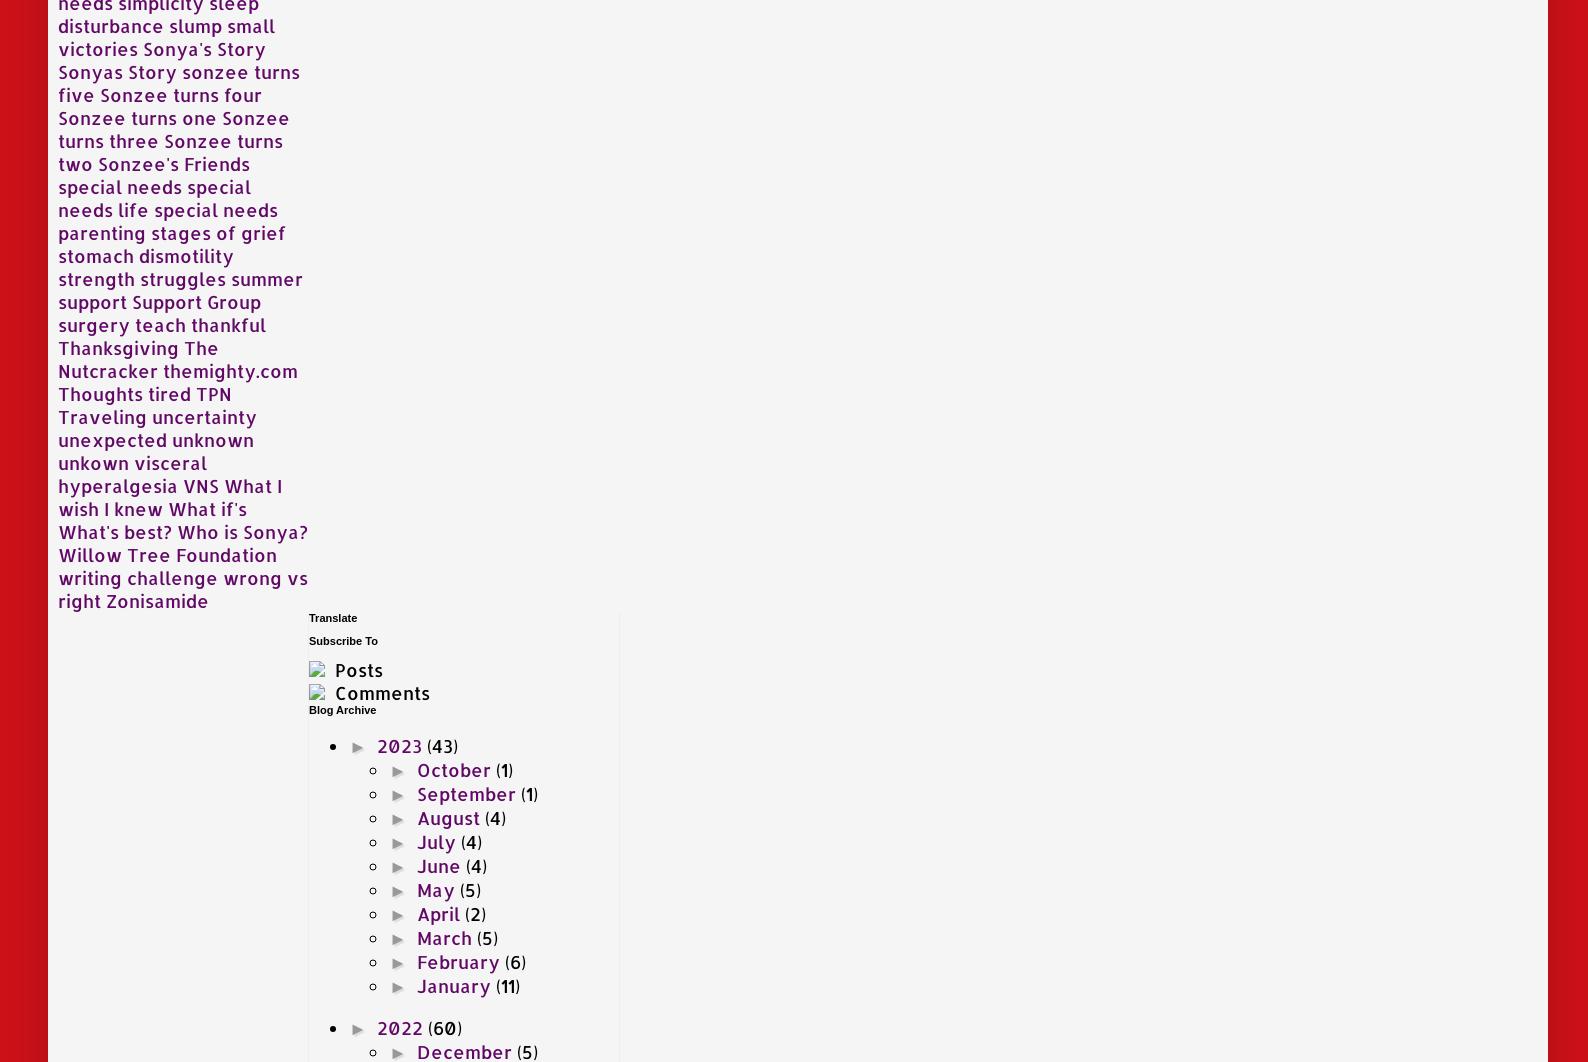 The image size is (1588, 1062). I want to click on 'April', so click(440, 911).